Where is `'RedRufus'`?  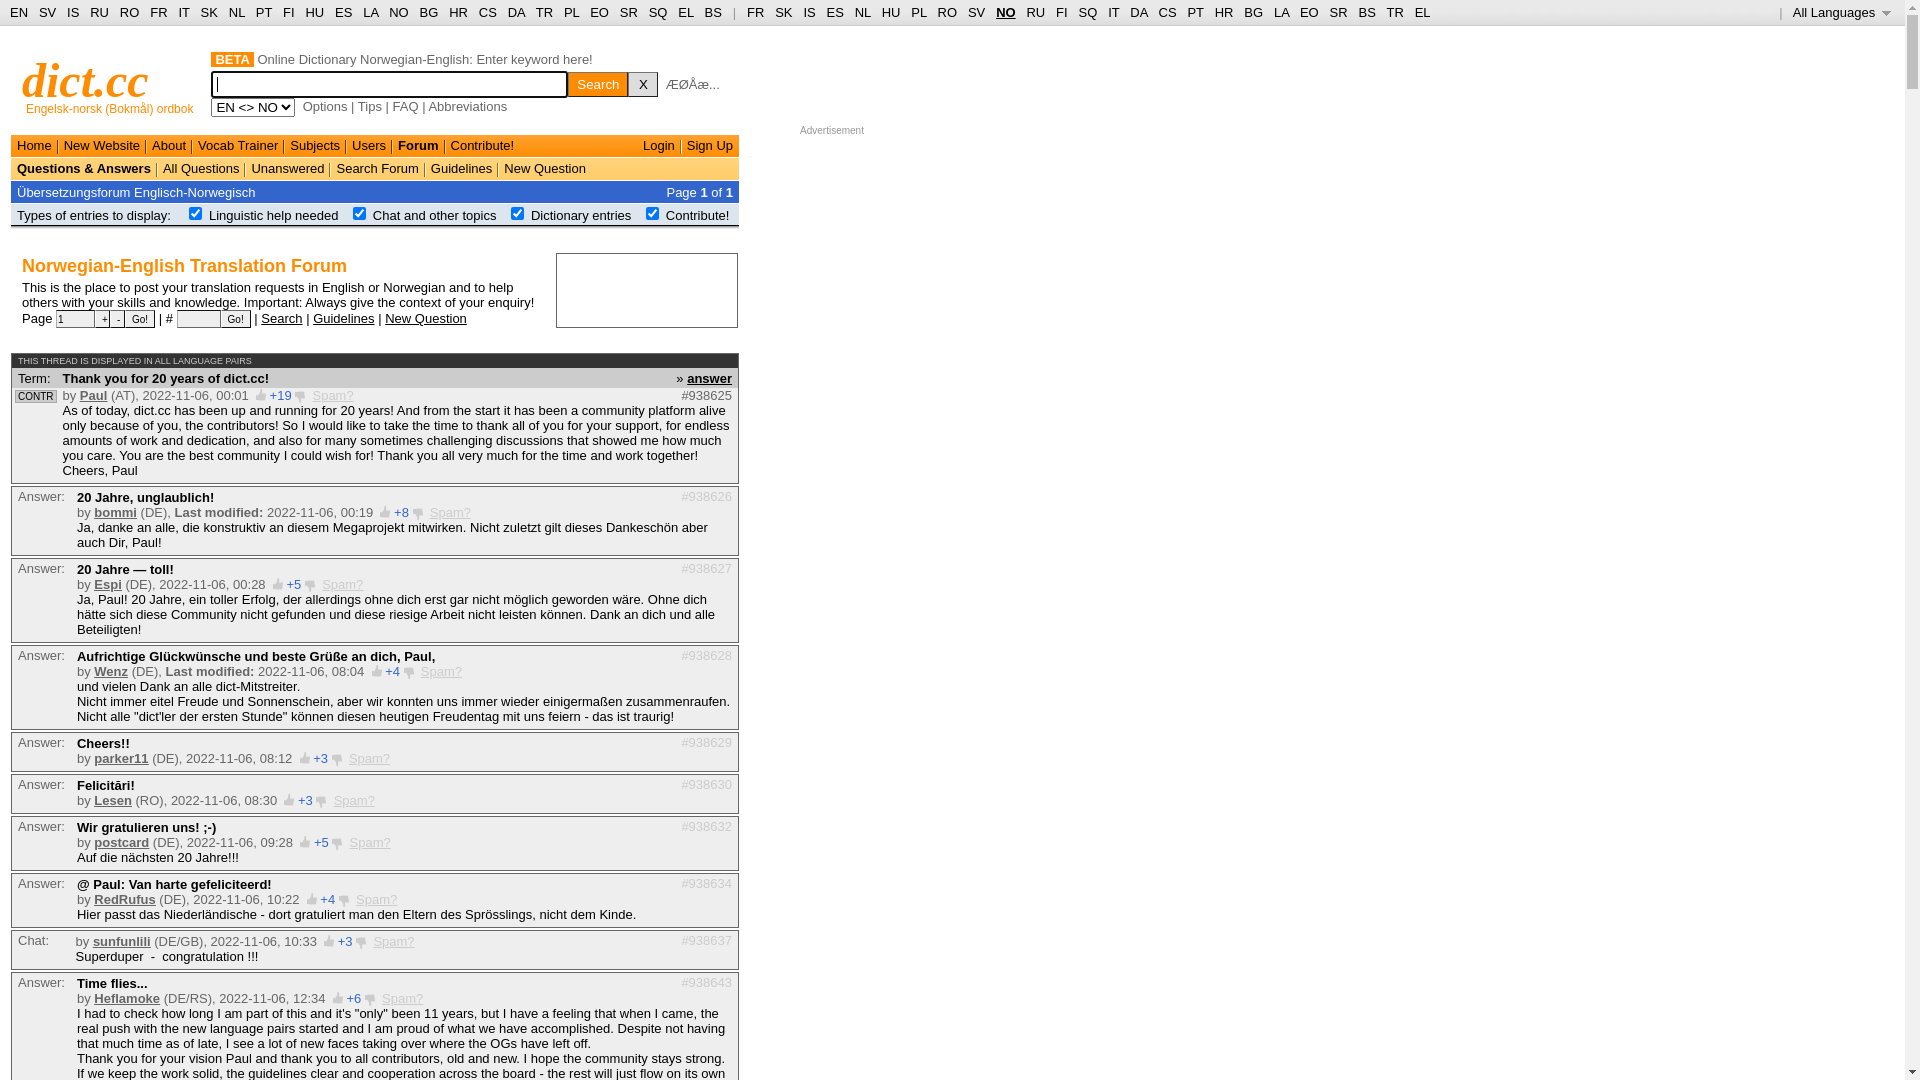
'RedRufus' is located at coordinates (93, 898).